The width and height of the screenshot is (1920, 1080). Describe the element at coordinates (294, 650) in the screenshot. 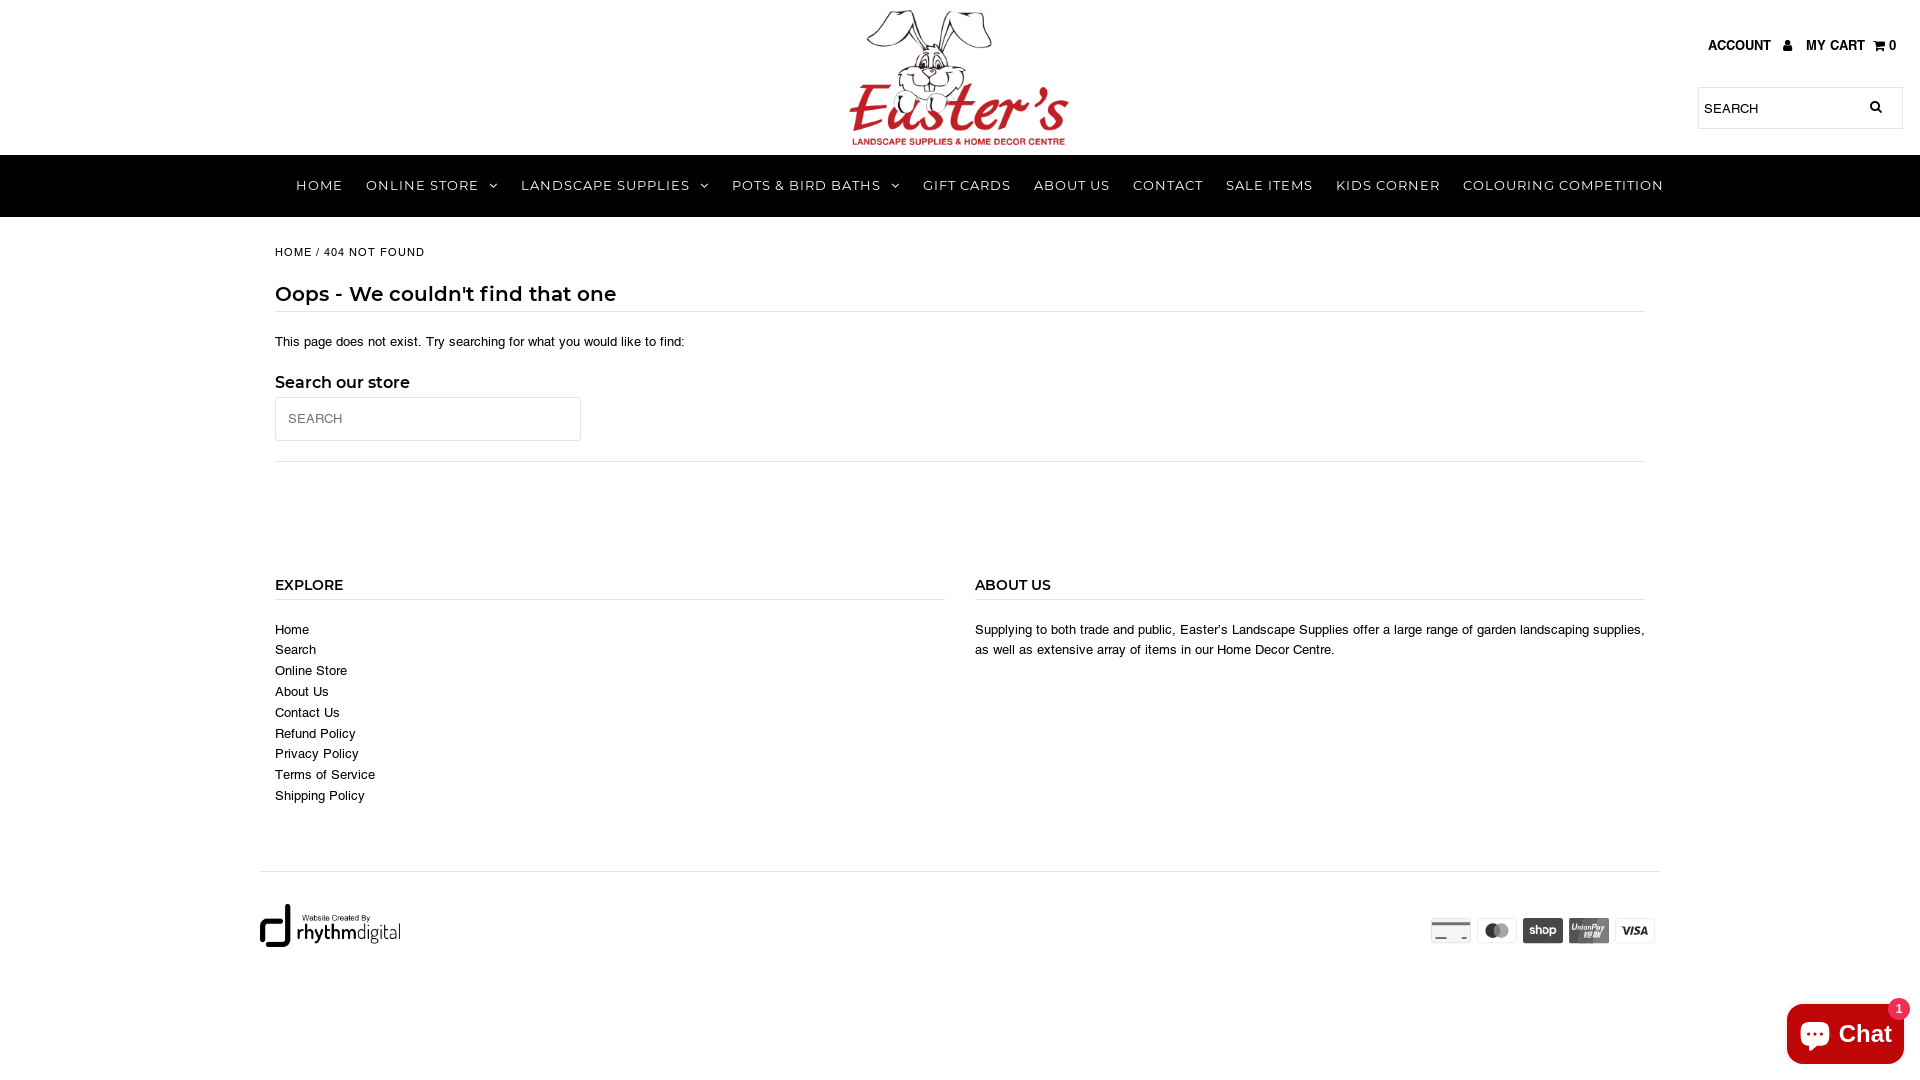

I see `'Search'` at that location.